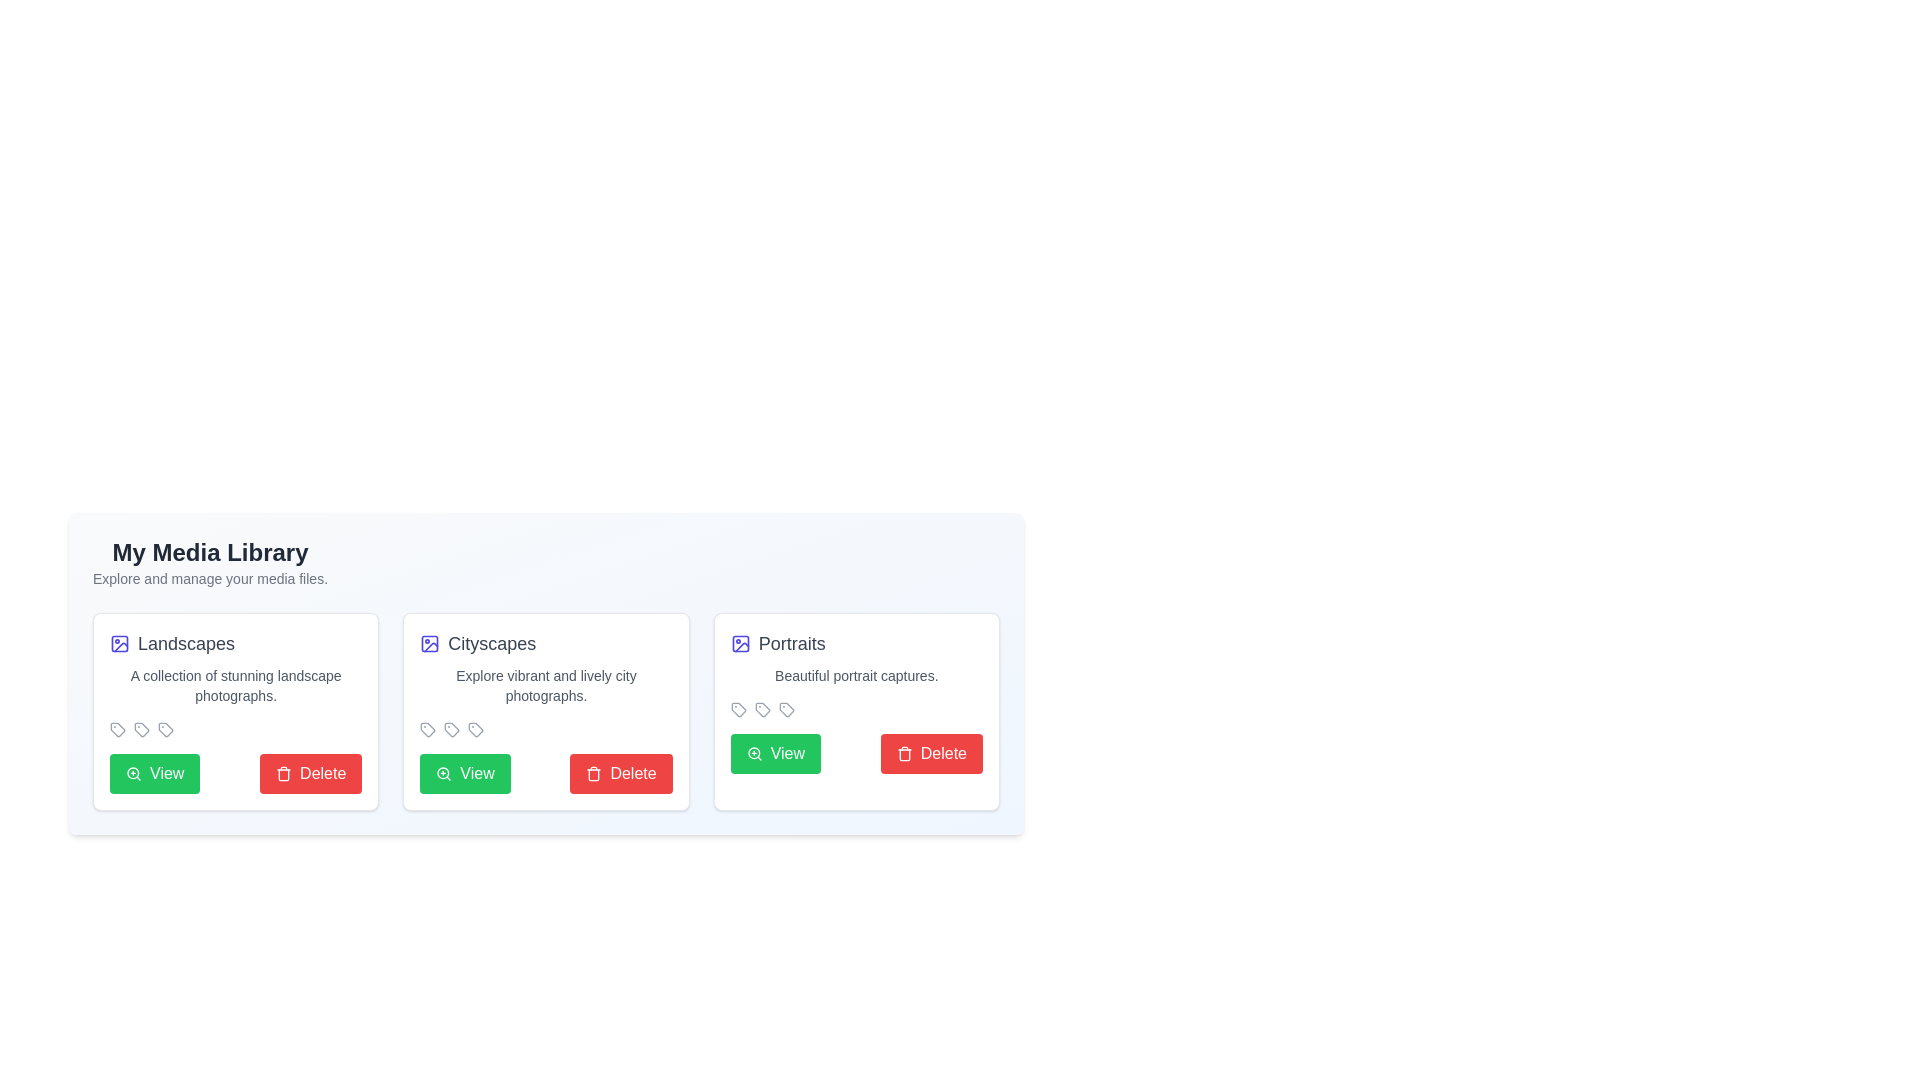 The image size is (1920, 1080). I want to click on the rounded rectangular trash can icon located in the bottom-right corner of the 'Cityscapes' card, adjacent to the 'Delete' button, so click(593, 774).